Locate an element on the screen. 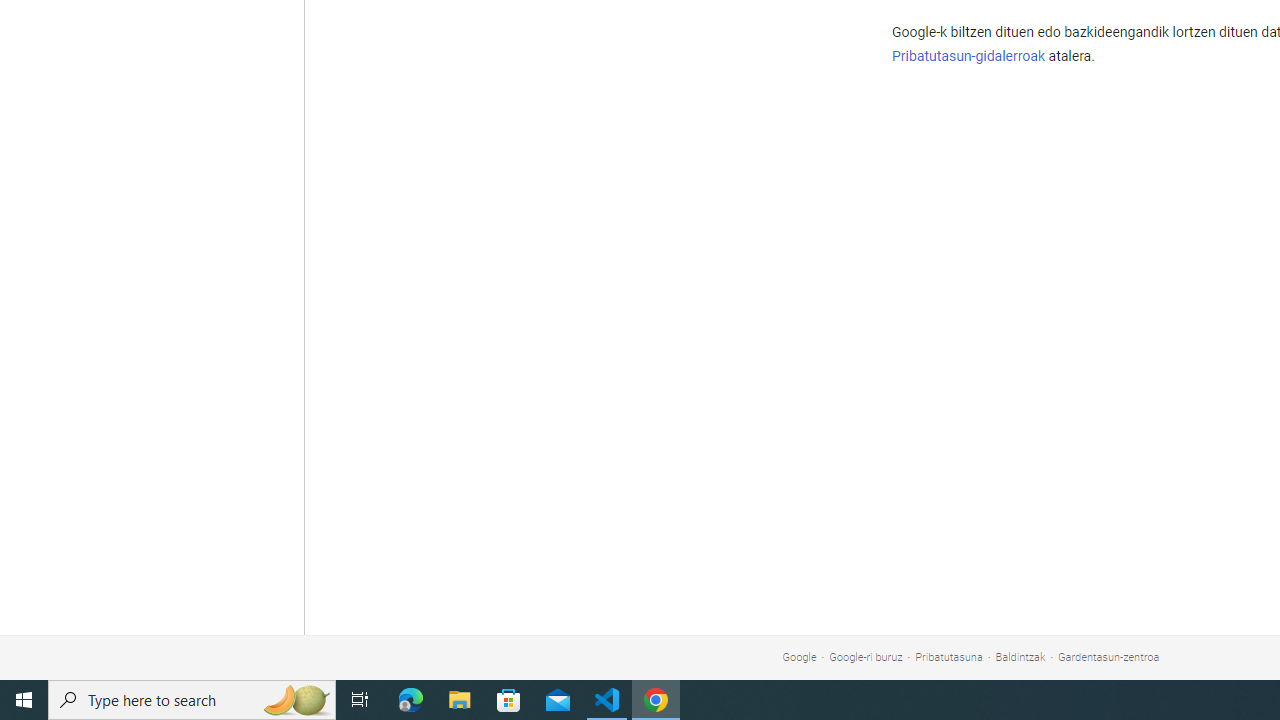  'Gardentasun-zentroa' is located at coordinates (1108, 657).